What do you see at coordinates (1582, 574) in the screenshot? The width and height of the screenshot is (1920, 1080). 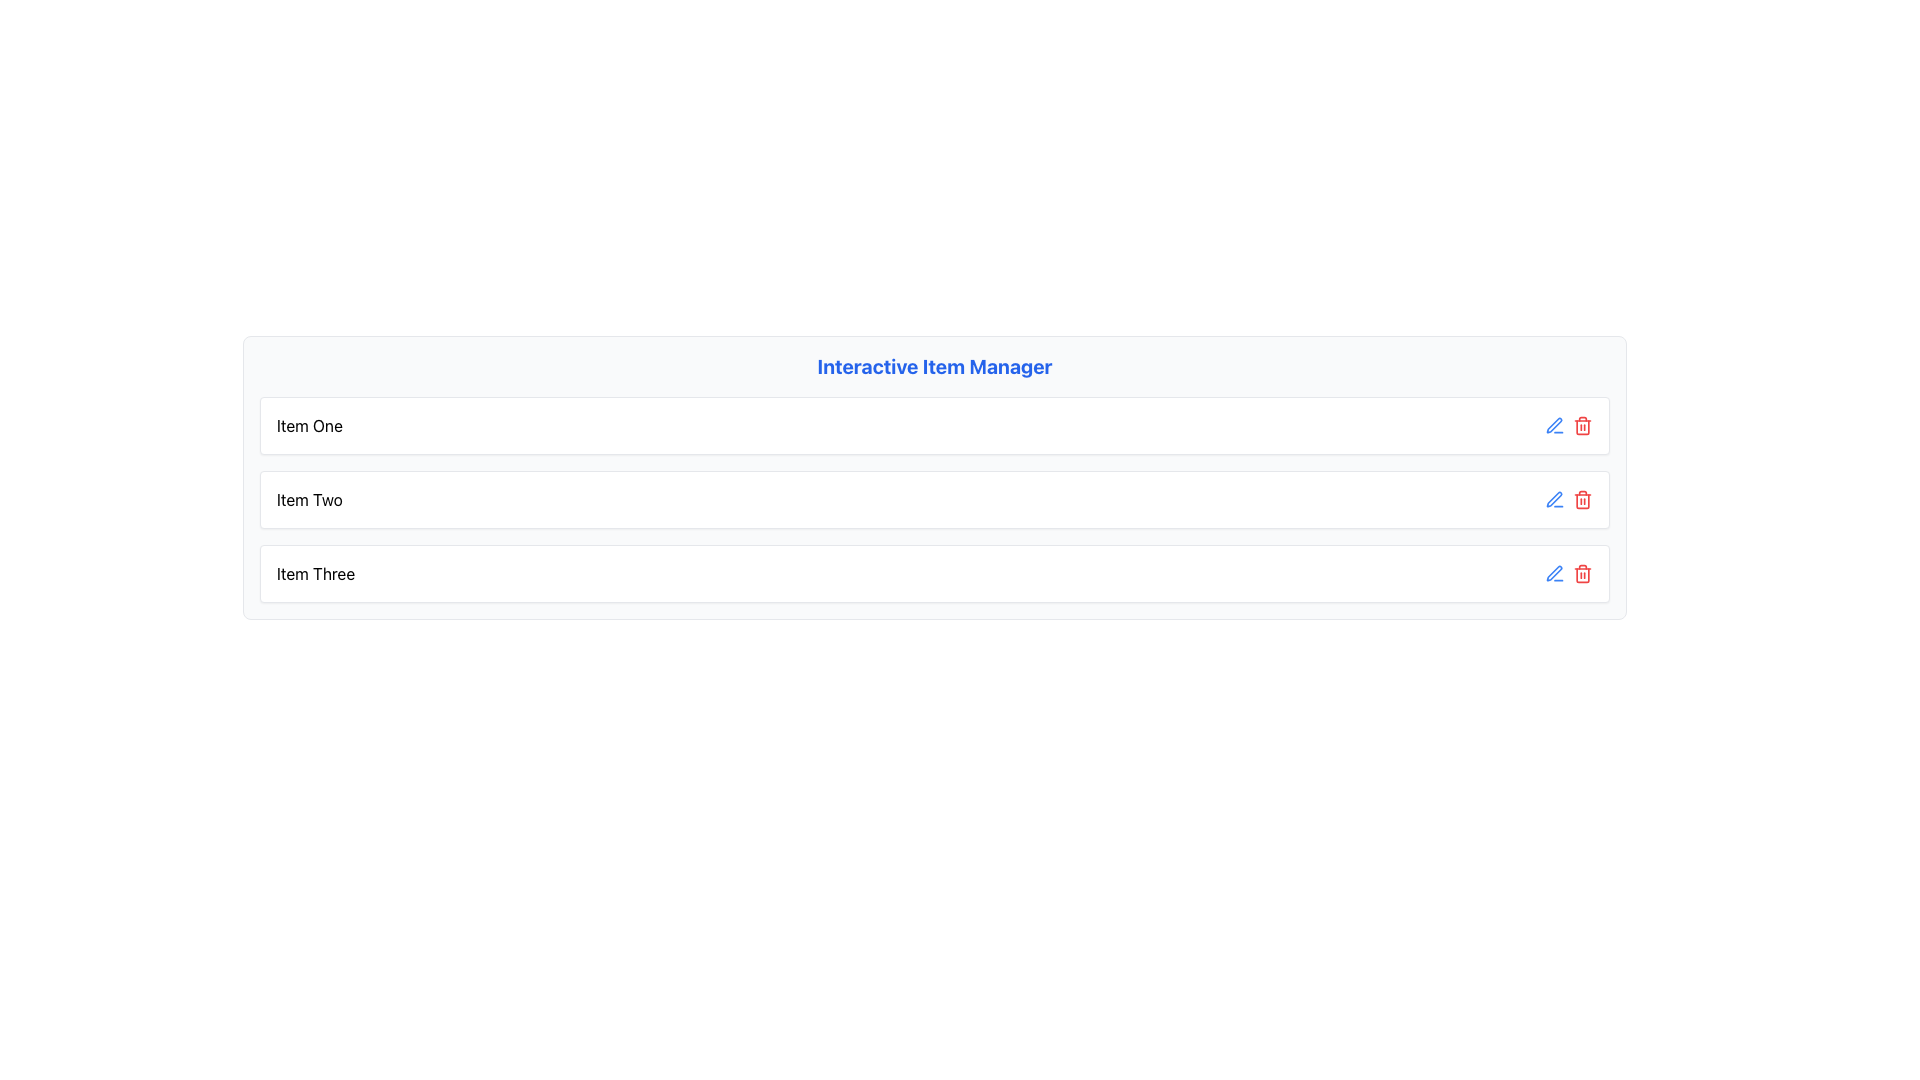 I see `the delete icon button, which is the second item in a horizontal group of icons, positioned right of the blue edit icon in the third row adjacent to 'Item Three' label` at bounding box center [1582, 574].